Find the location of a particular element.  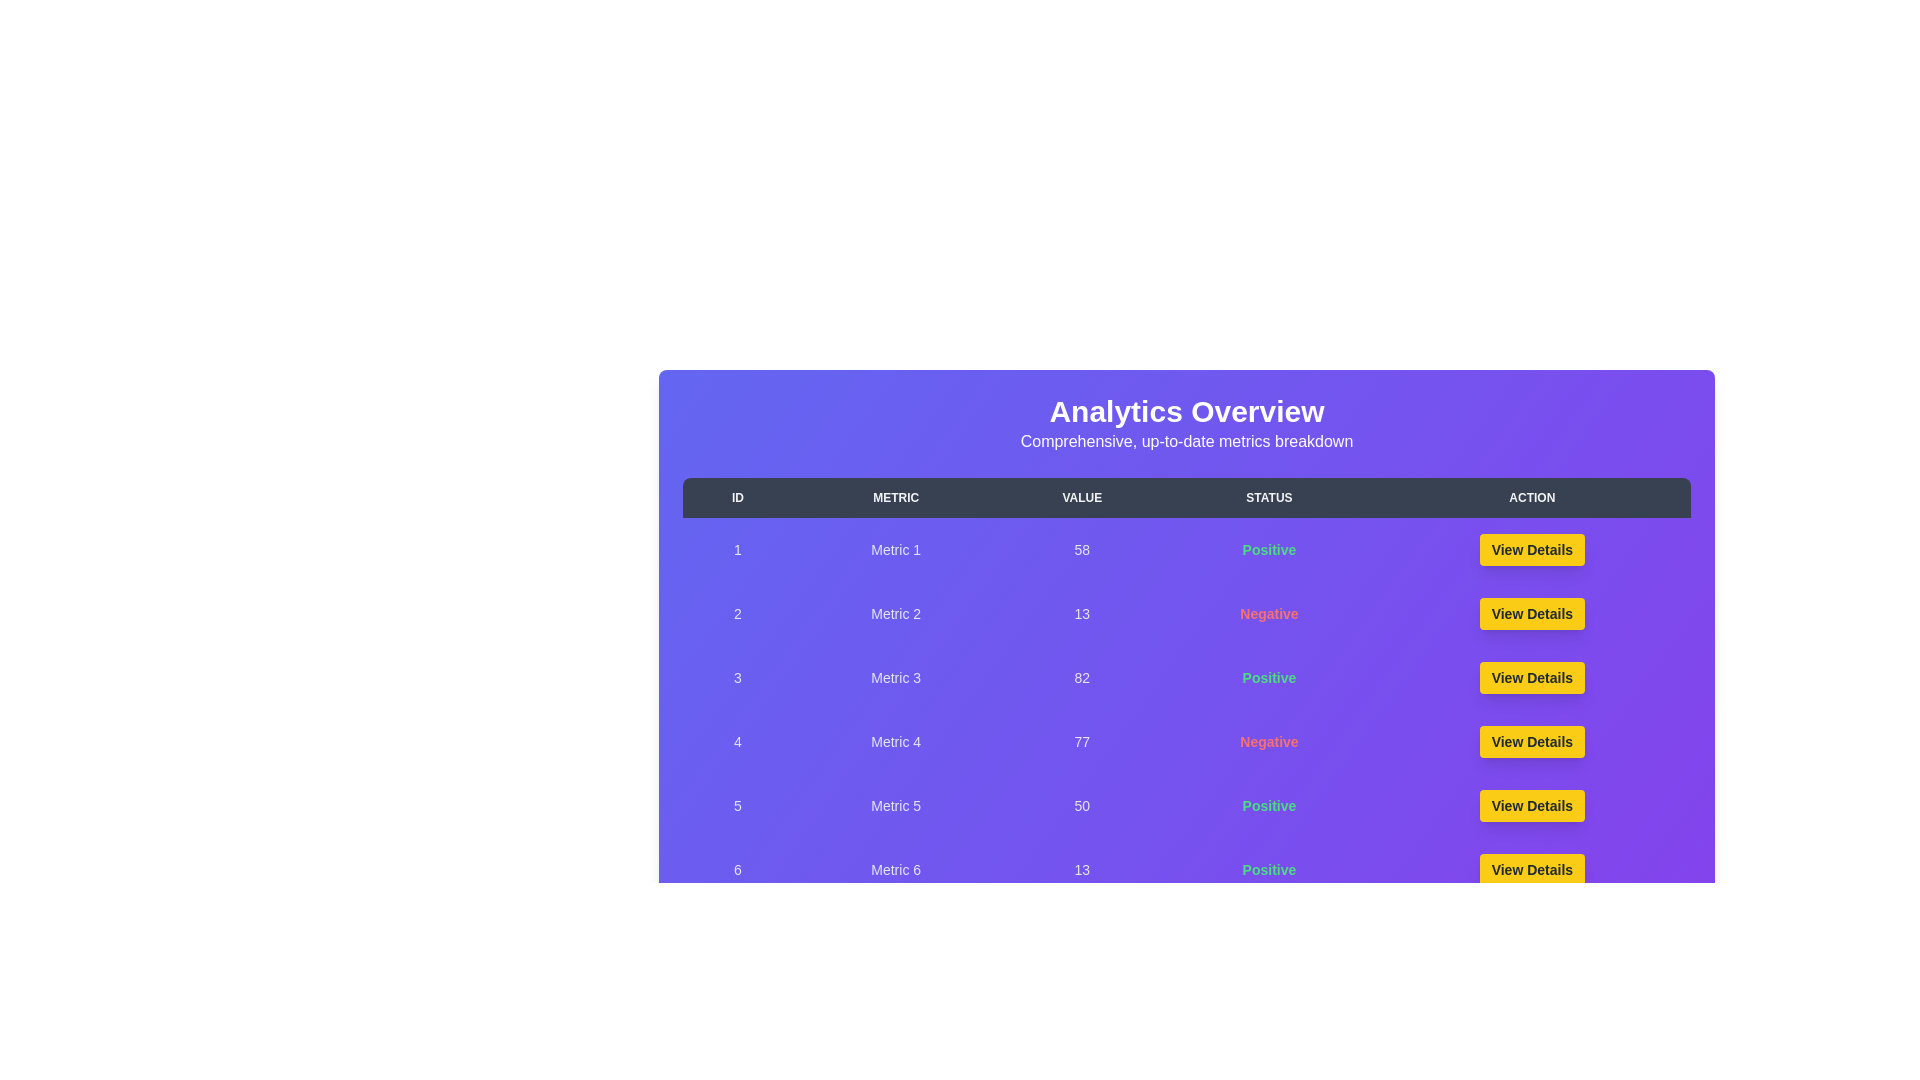

the row corresponding to 6 is located at coordinates (1186, 869).